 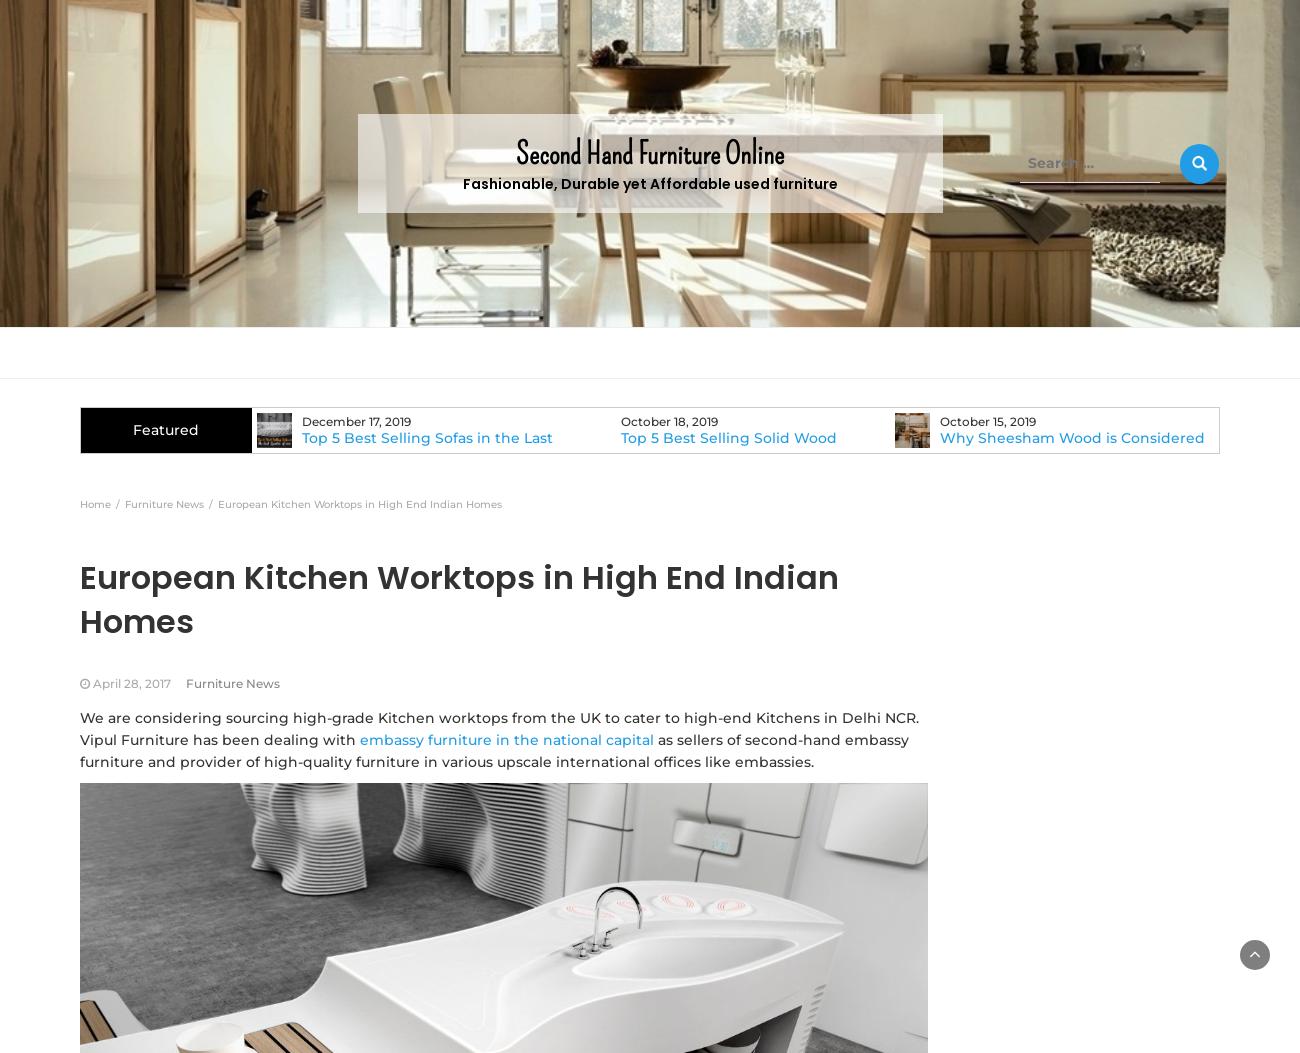 What do you see at coordinates (1048, 454) in the screenshot?
I see `'Why Sheesham Wood is Considered to be The Best Choice for Home Furniture'` at bounding box center [1048, 454].